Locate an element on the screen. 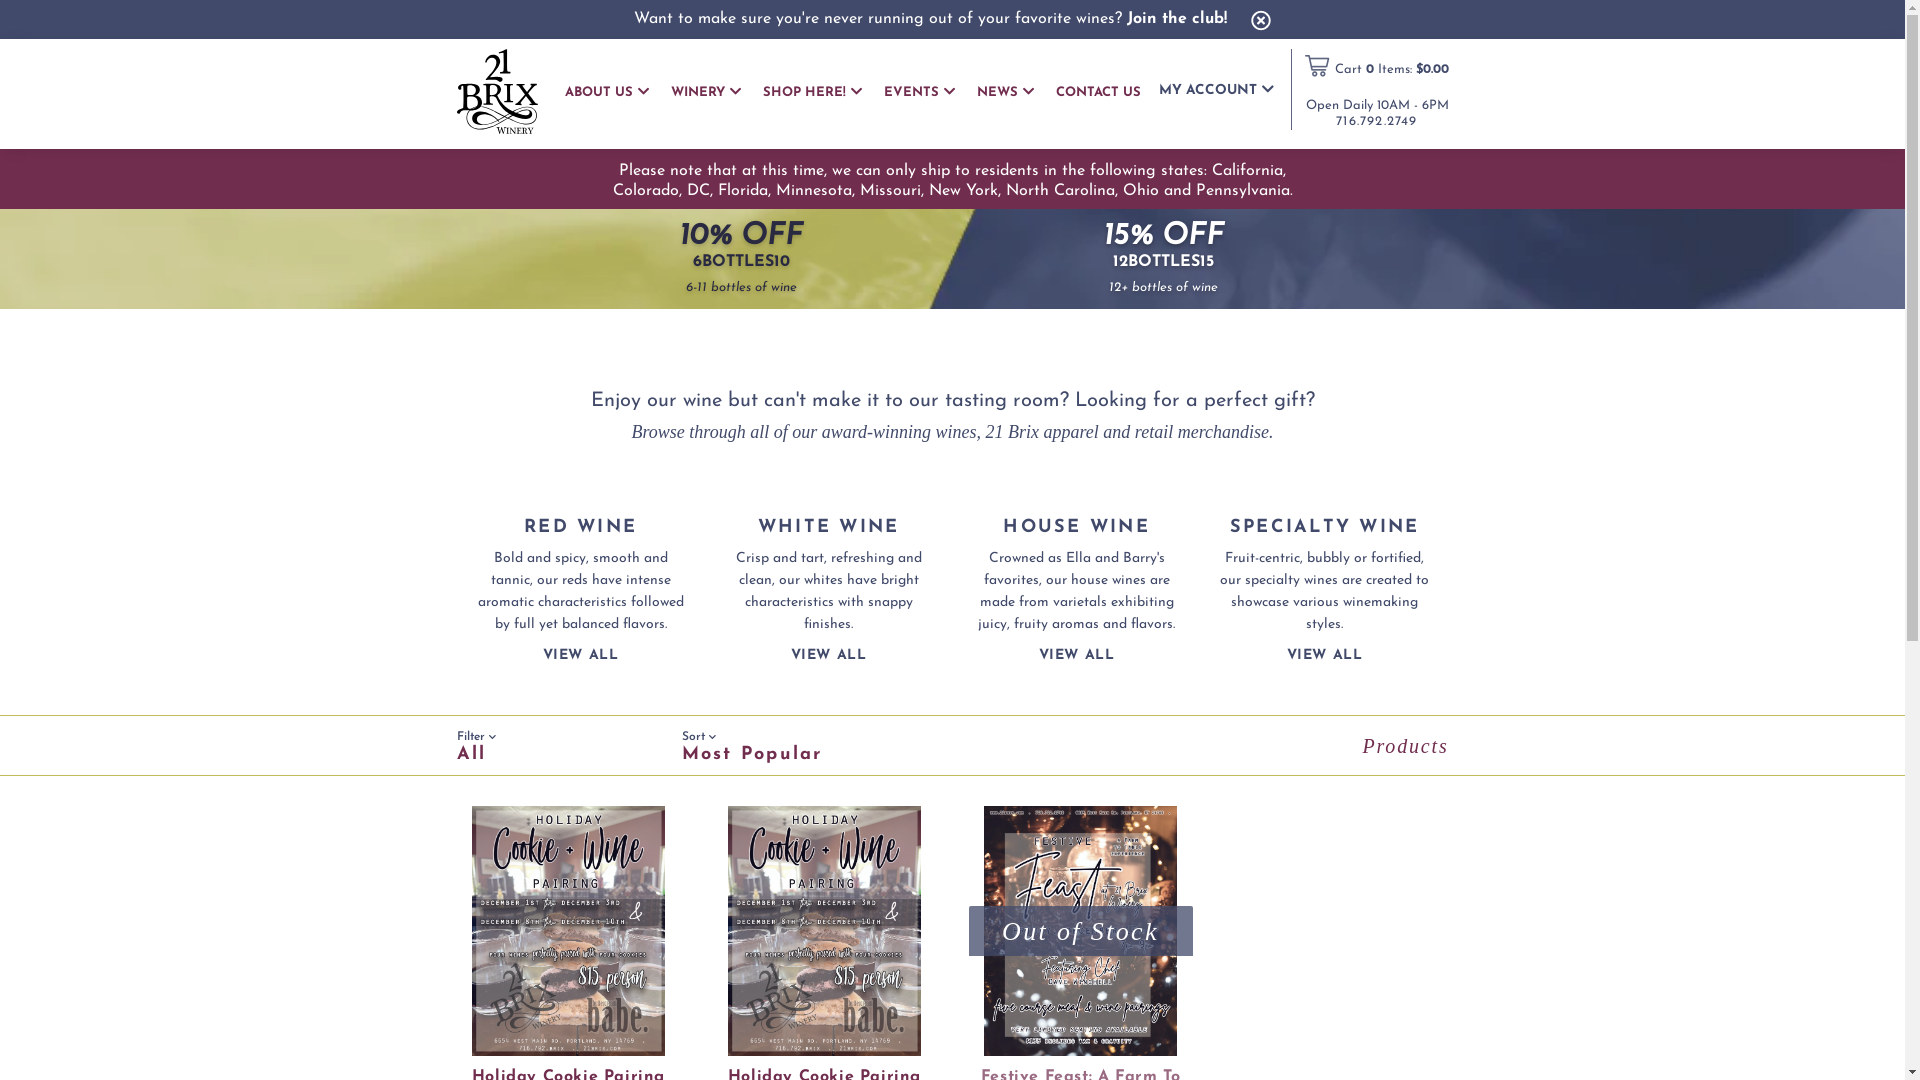  'CONTACT US' is located at coordinates (1097, 92).